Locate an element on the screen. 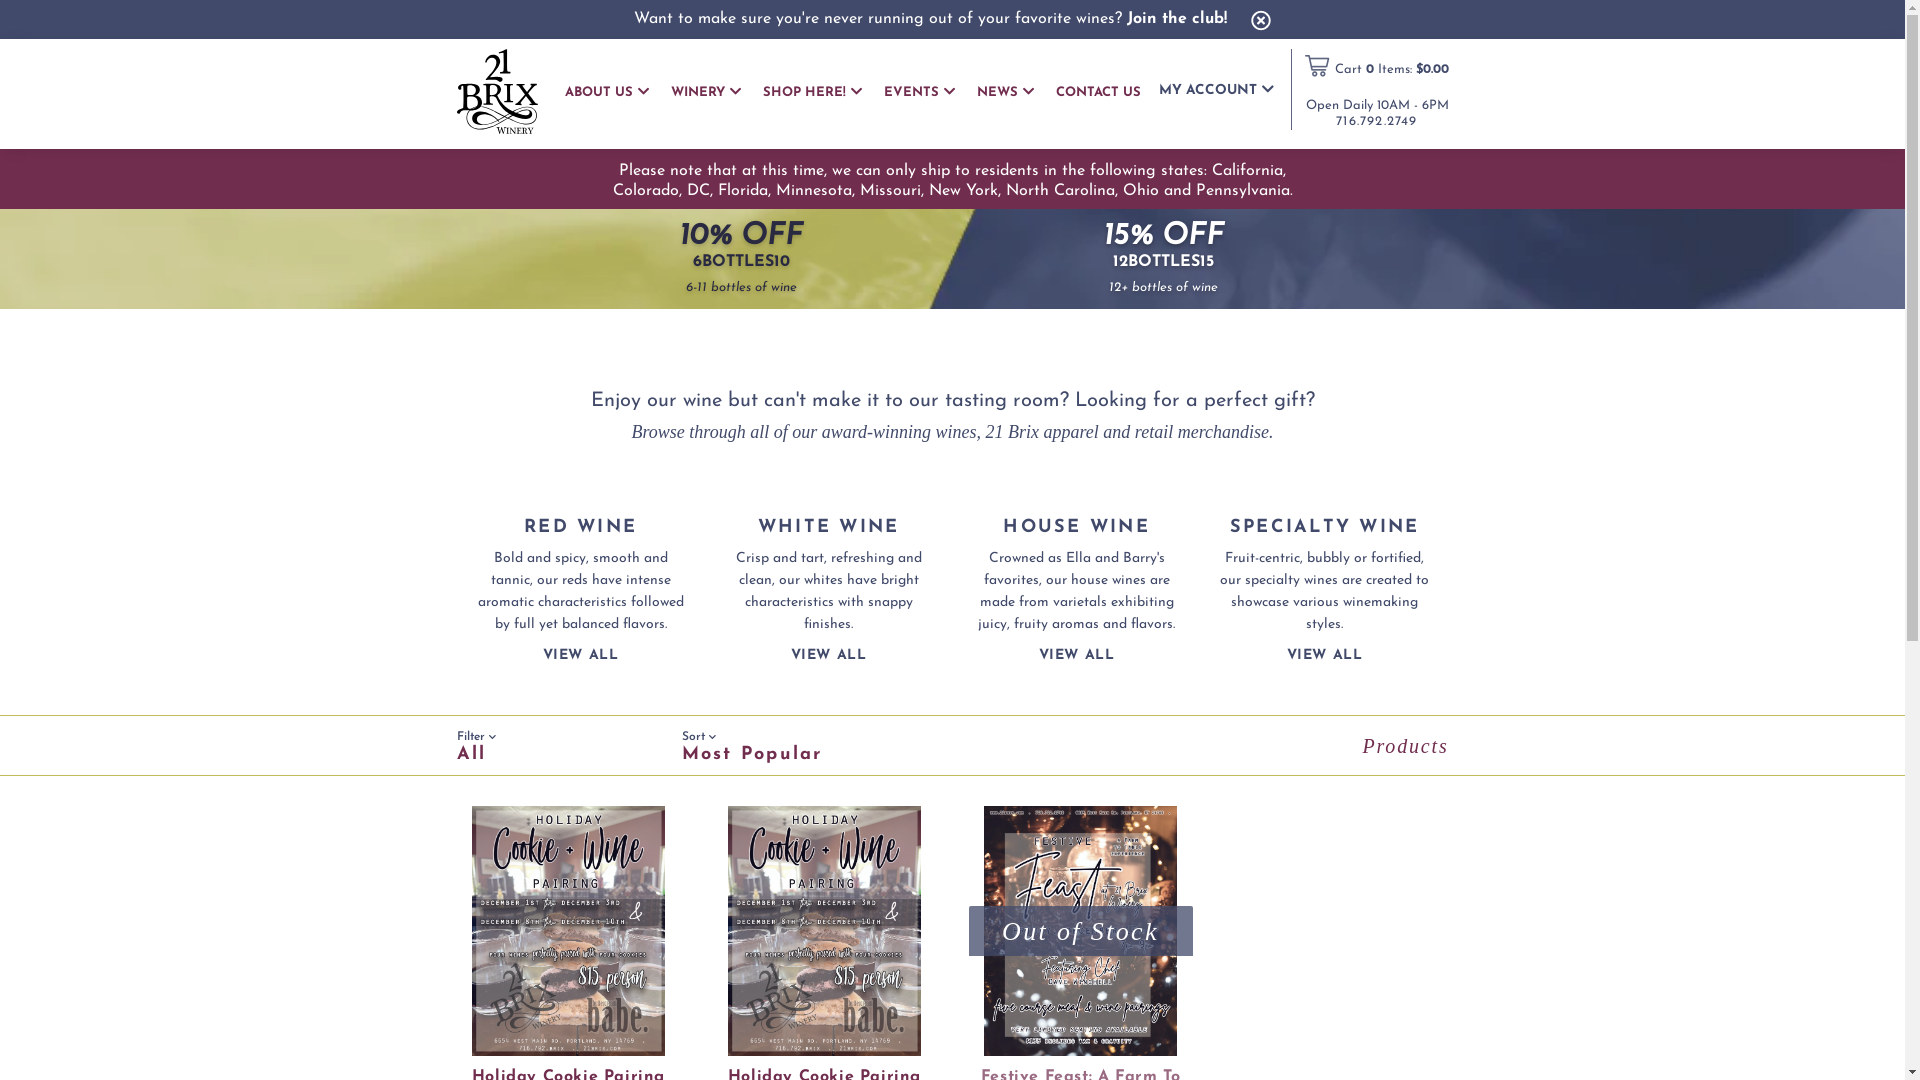  'CONTACT US' is located at coordinates (1097, 92).